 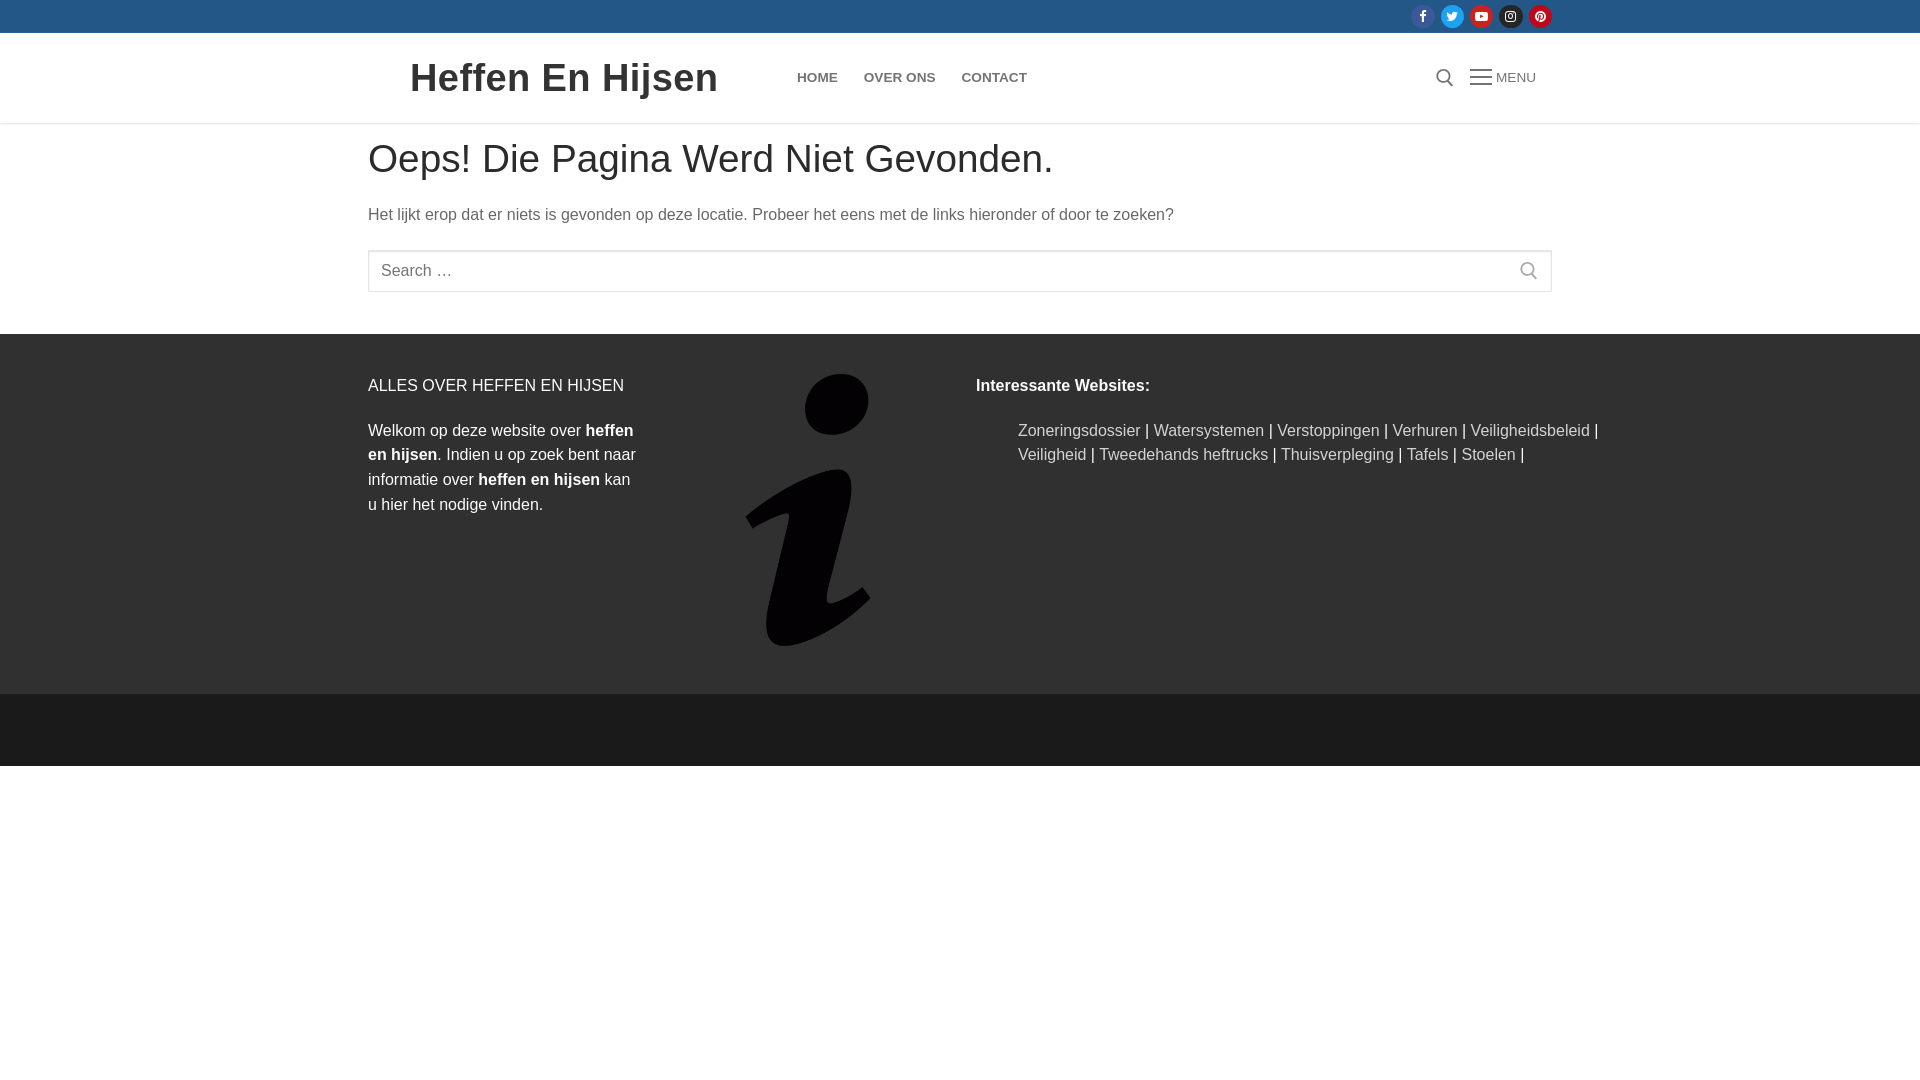 I want to click on 'Veiligheid', so click(x=1051, y=454).